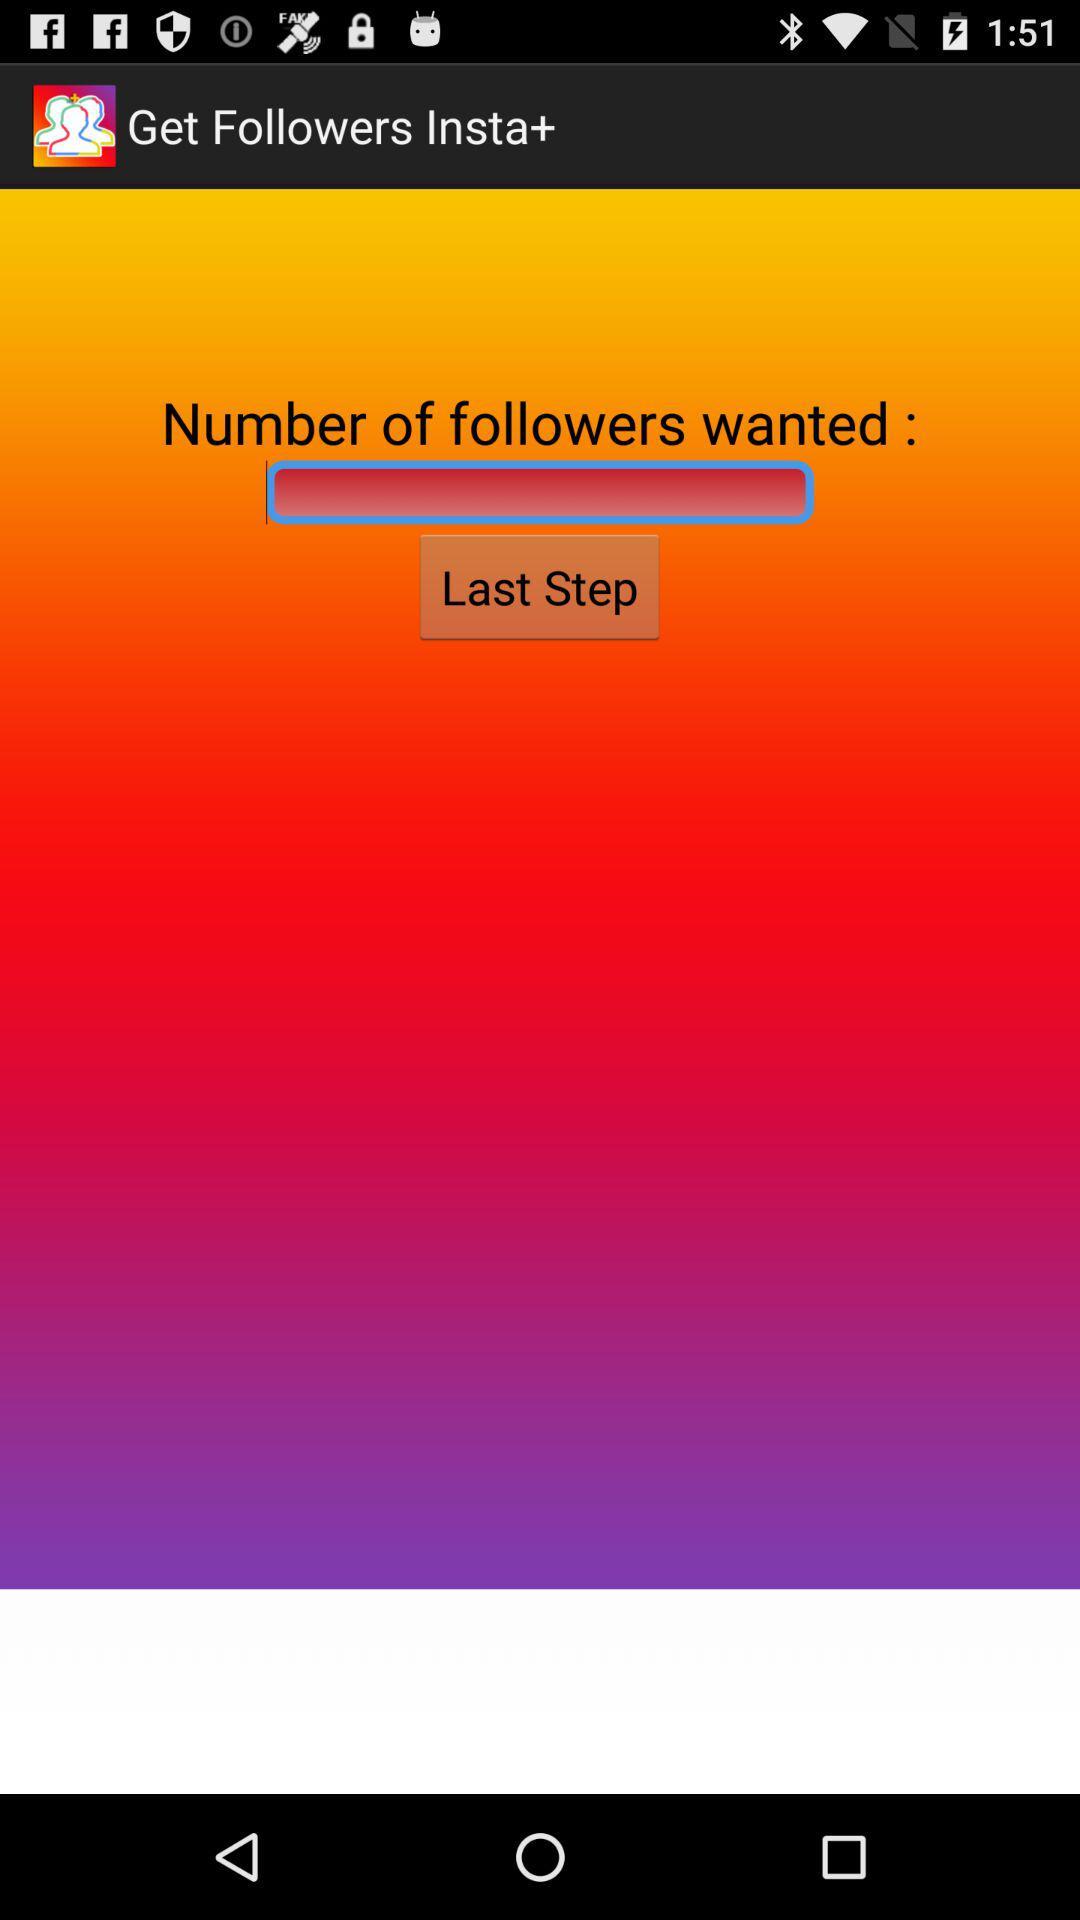 This screenshot has width=1080, height=1920. What do you see at coordinates (538, 586) in the screenshot?
I see `last step item` at bounding box center [538, 586].